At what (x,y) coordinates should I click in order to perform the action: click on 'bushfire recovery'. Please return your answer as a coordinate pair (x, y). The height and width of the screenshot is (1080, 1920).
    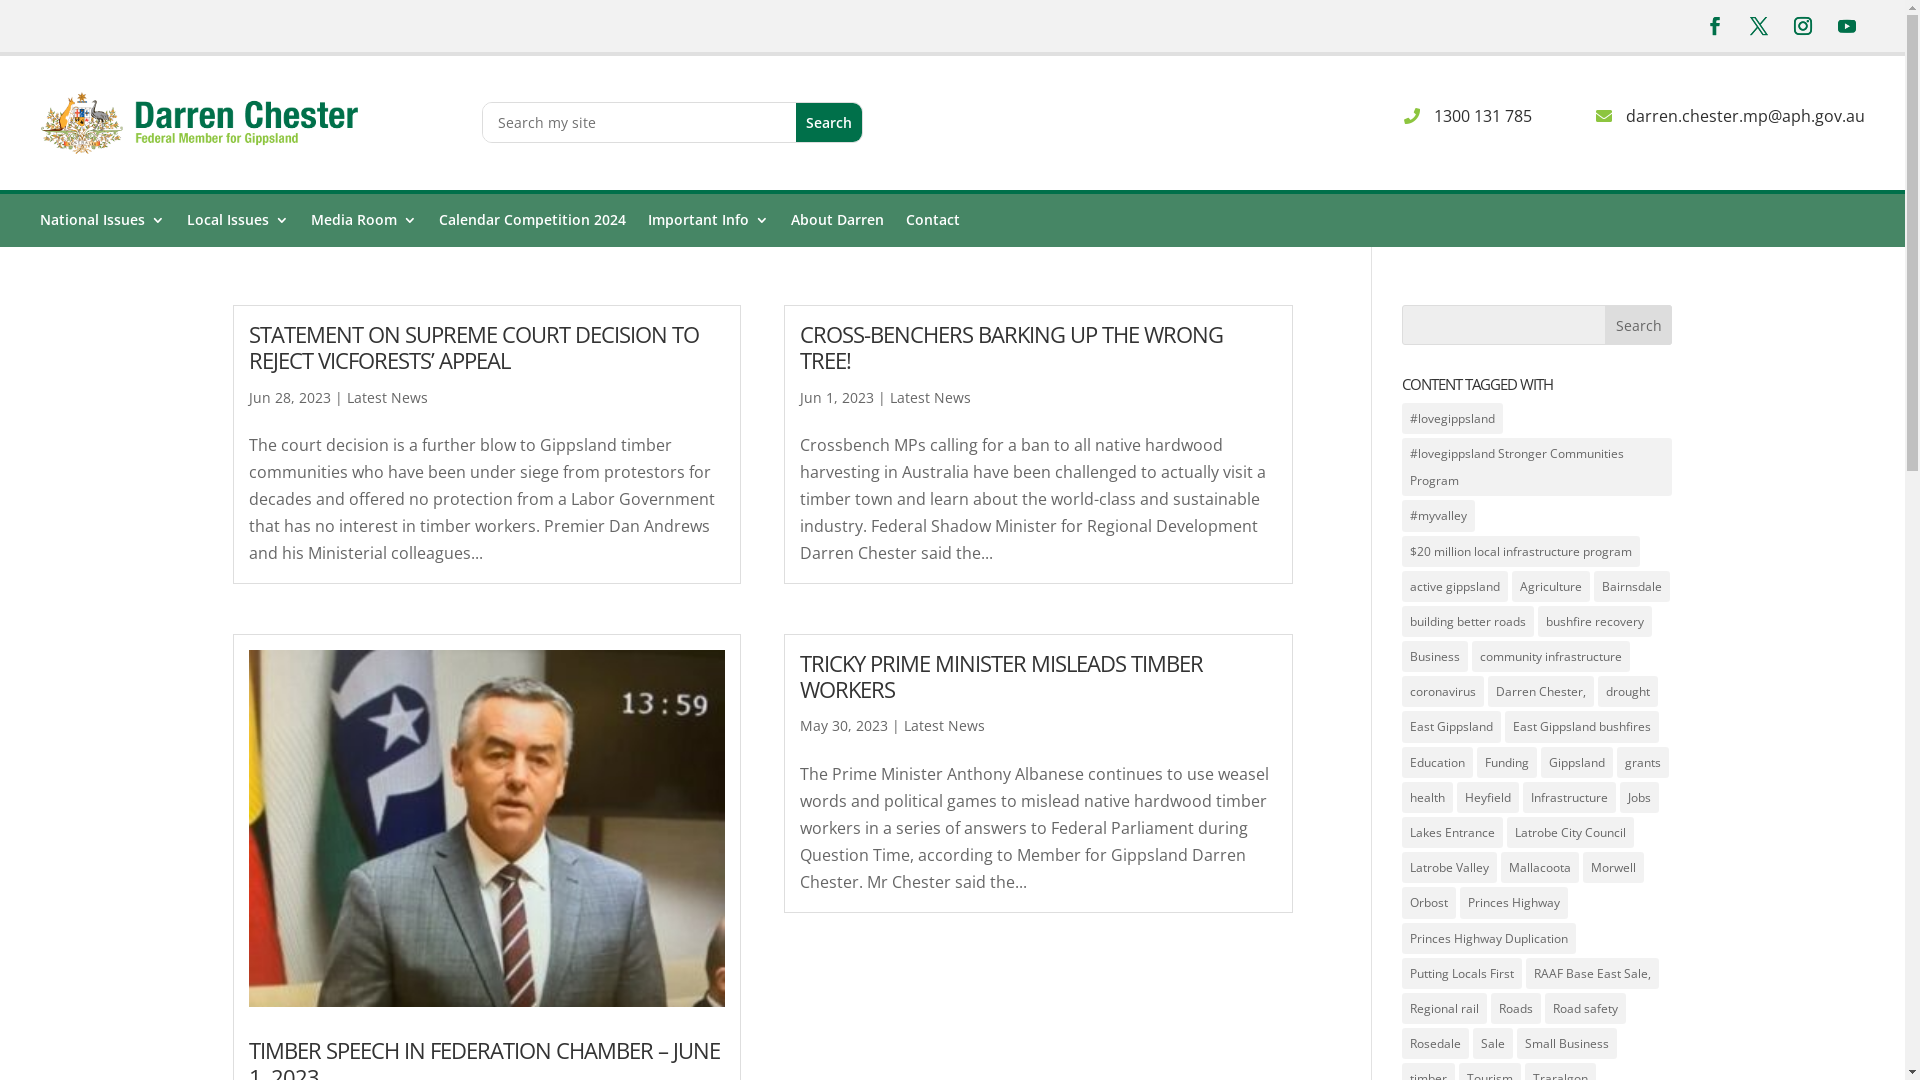
    Looking at the image, I should click on (1593, 620).